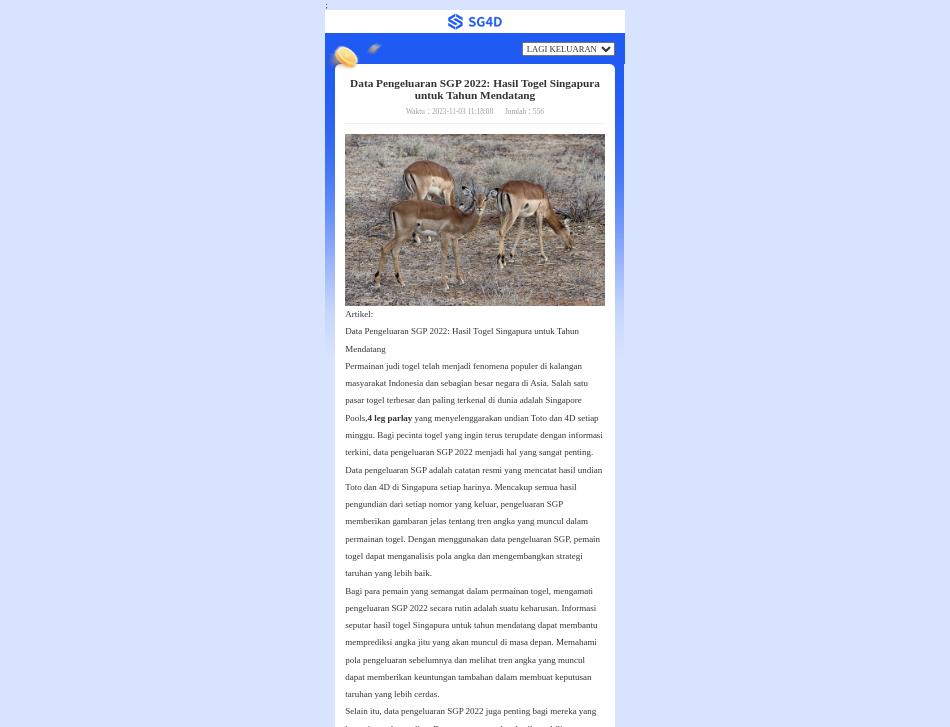 The image size is (950, 727). What do you see at coordinates (344, 313) in the screenshot?
I see `'Artikel:'` at bounding box center [344, 313].